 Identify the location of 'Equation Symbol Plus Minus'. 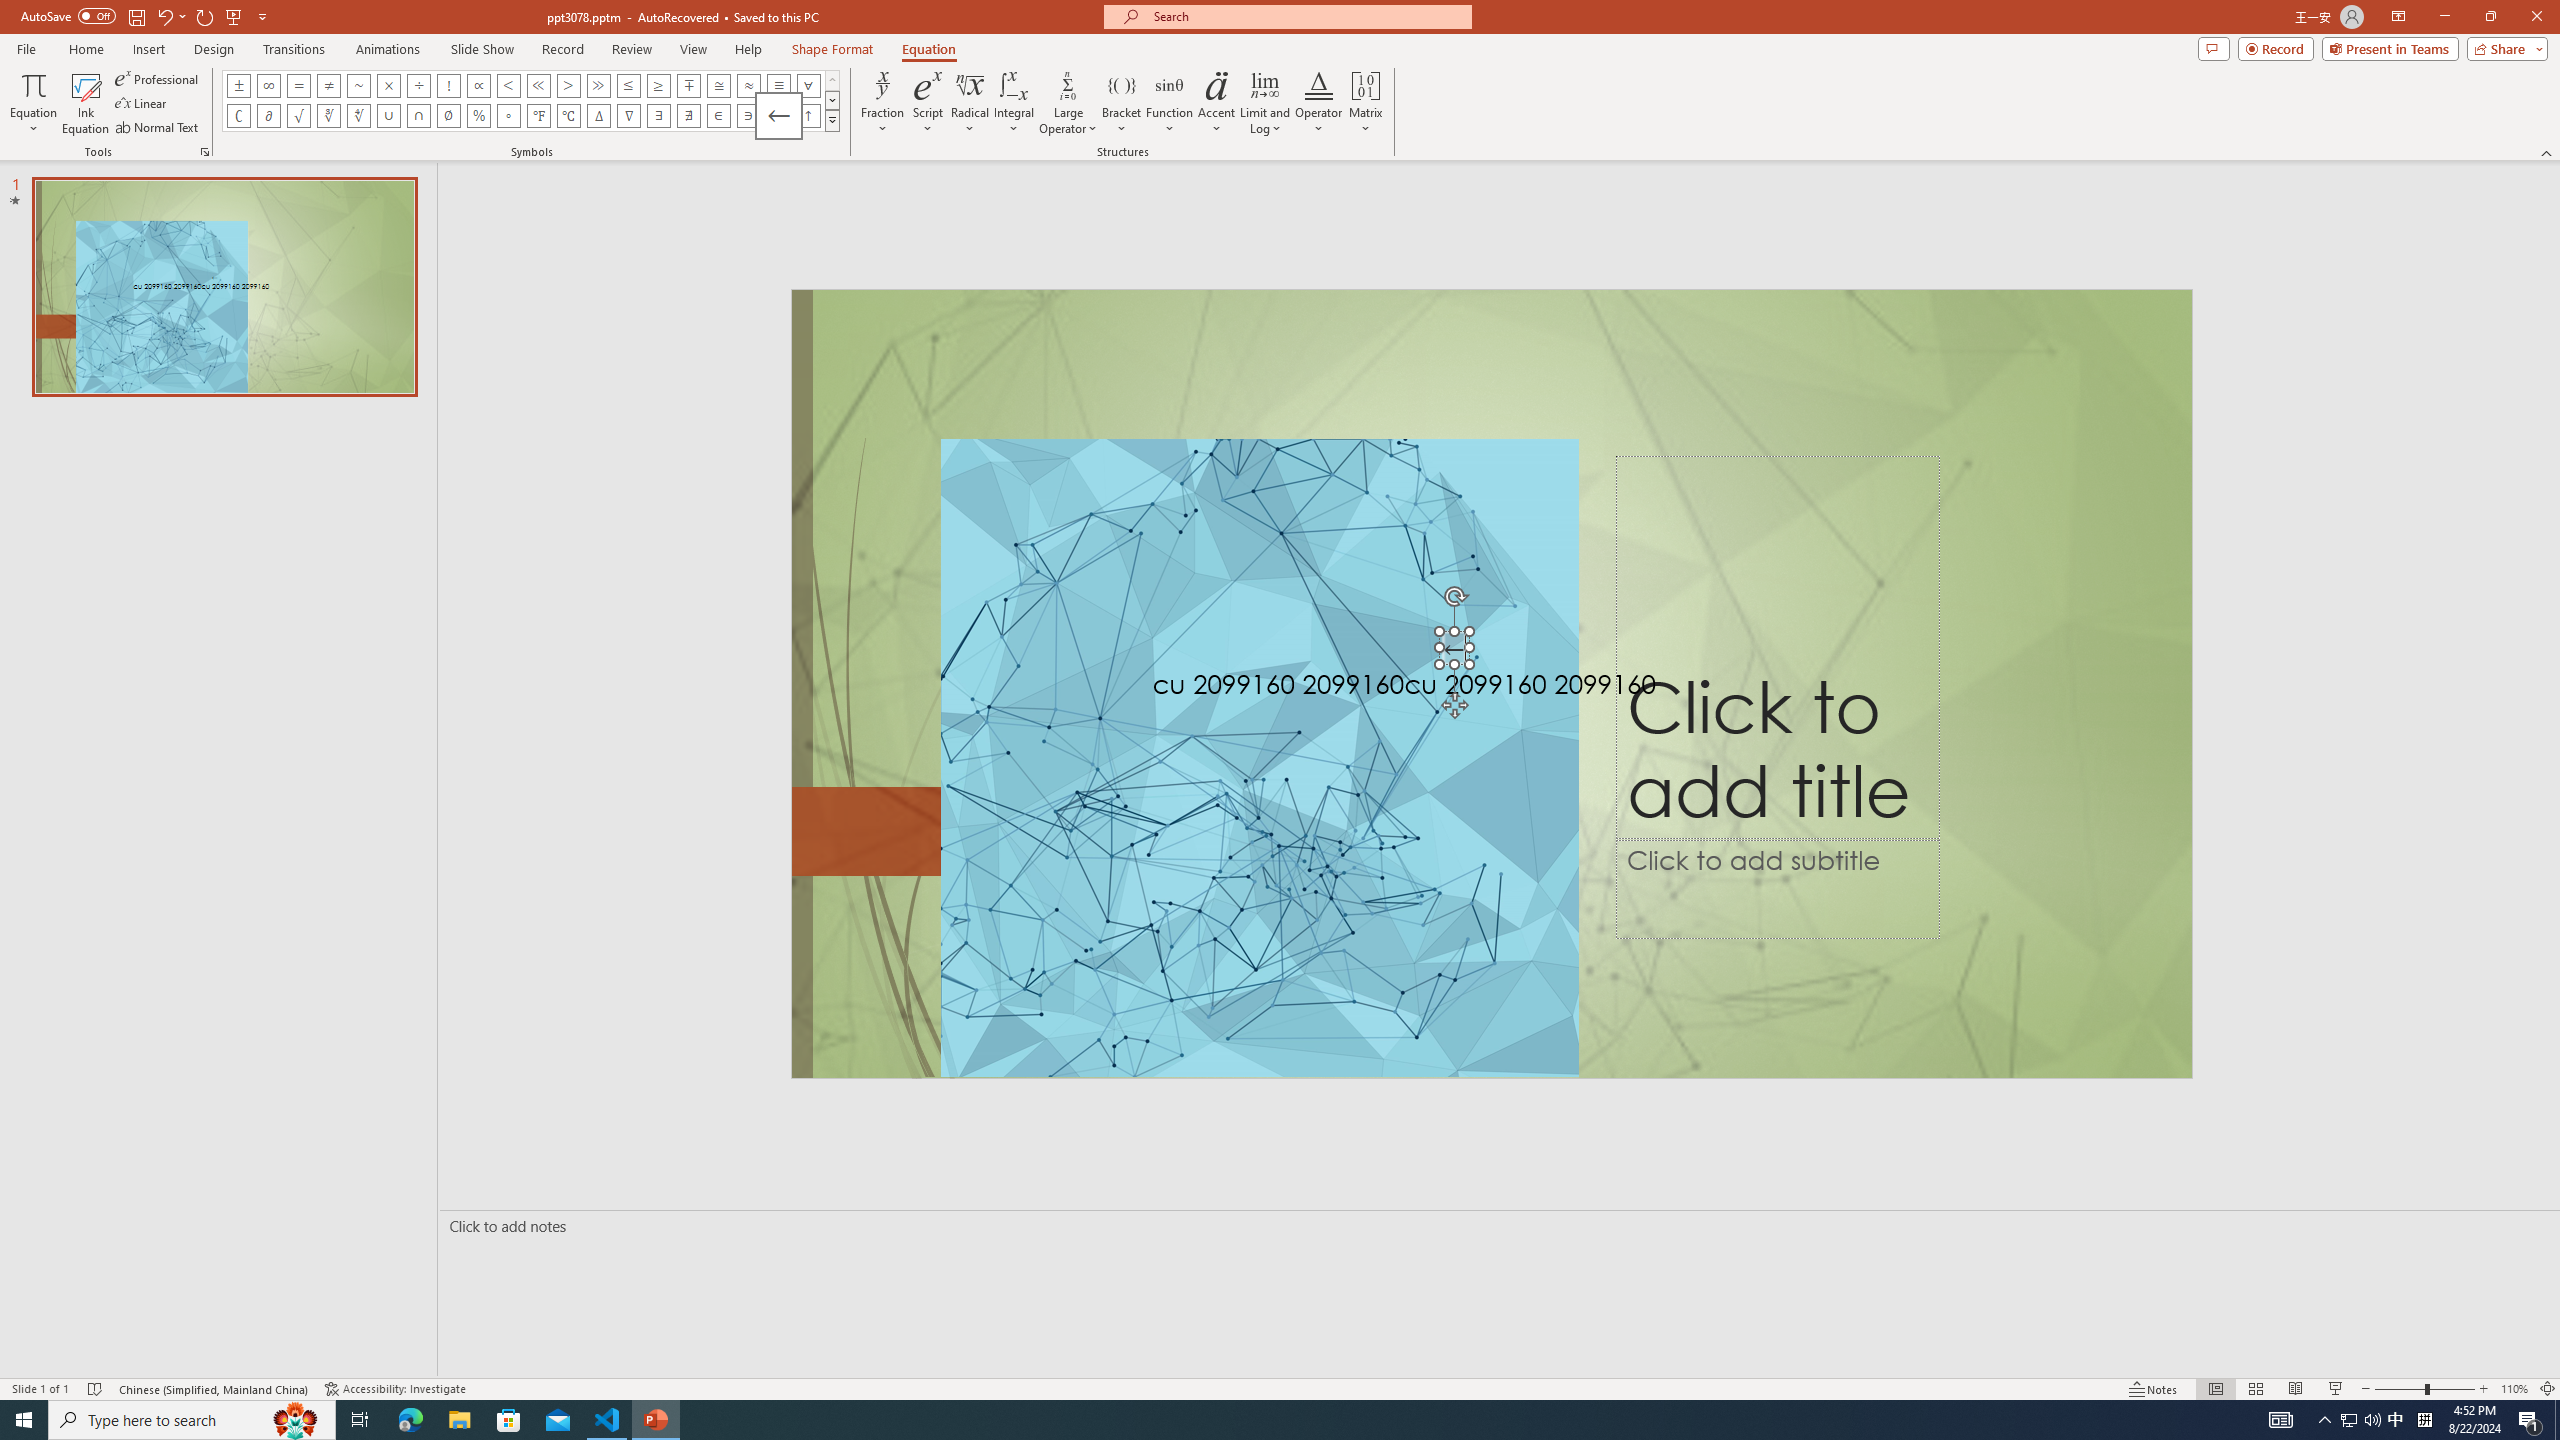
(239, 84).